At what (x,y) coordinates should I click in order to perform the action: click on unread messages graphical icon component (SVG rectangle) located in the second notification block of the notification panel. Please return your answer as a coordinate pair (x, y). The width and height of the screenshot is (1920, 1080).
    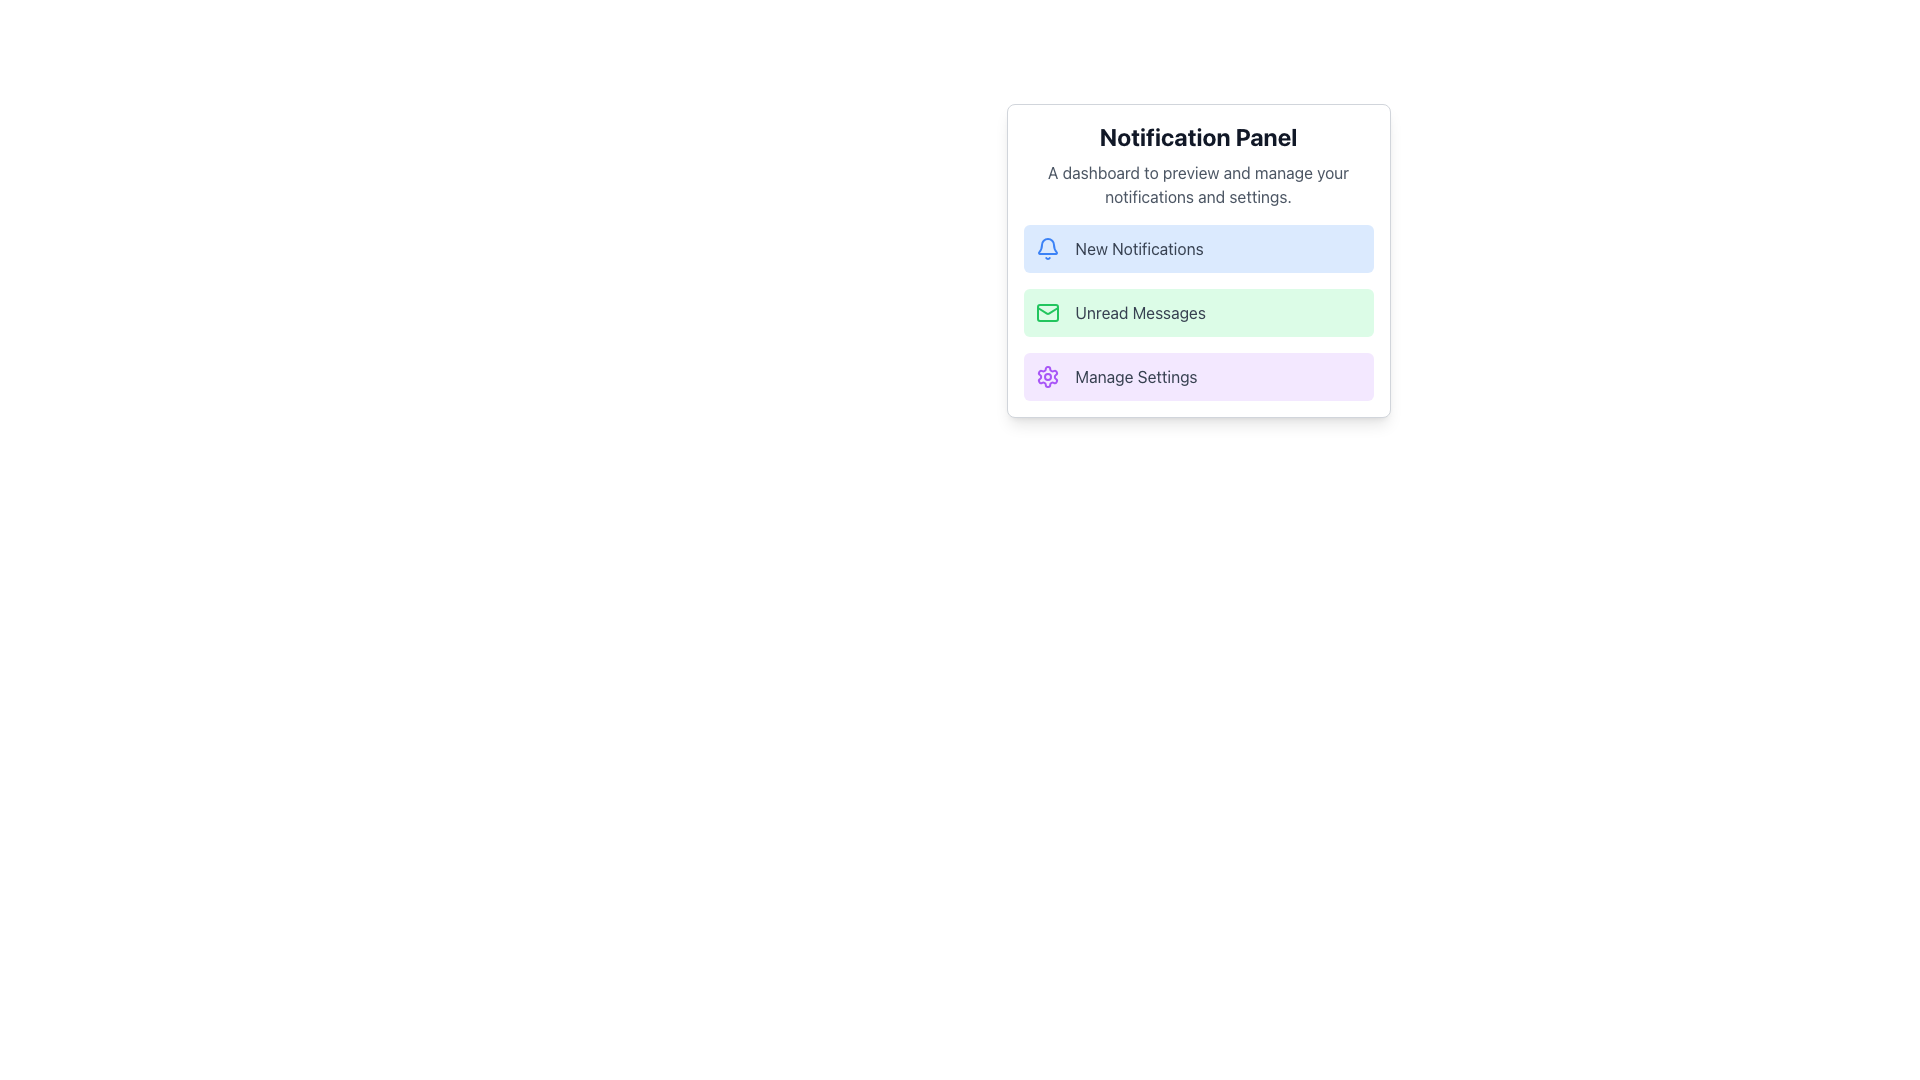
    Looking at the image, I should click on (1046, 312).